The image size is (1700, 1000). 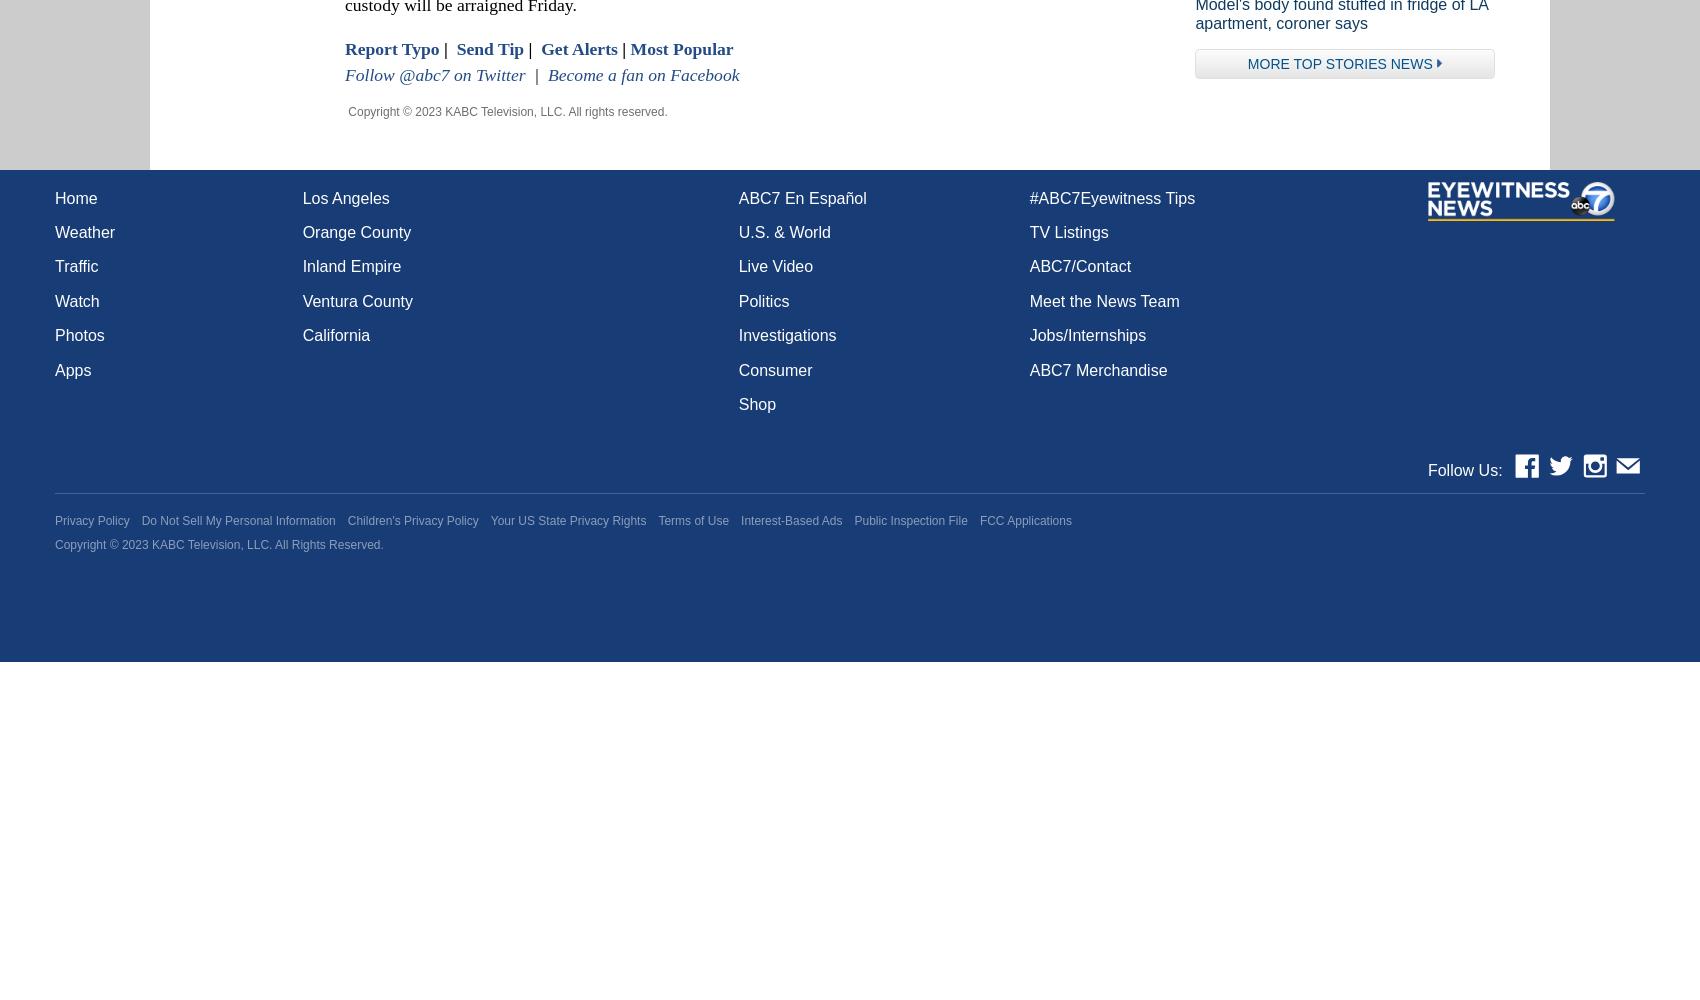 What do you see at coordinates (120, 544) in the screenshot?
I see `'2023'` at bounding box center [120, 544].